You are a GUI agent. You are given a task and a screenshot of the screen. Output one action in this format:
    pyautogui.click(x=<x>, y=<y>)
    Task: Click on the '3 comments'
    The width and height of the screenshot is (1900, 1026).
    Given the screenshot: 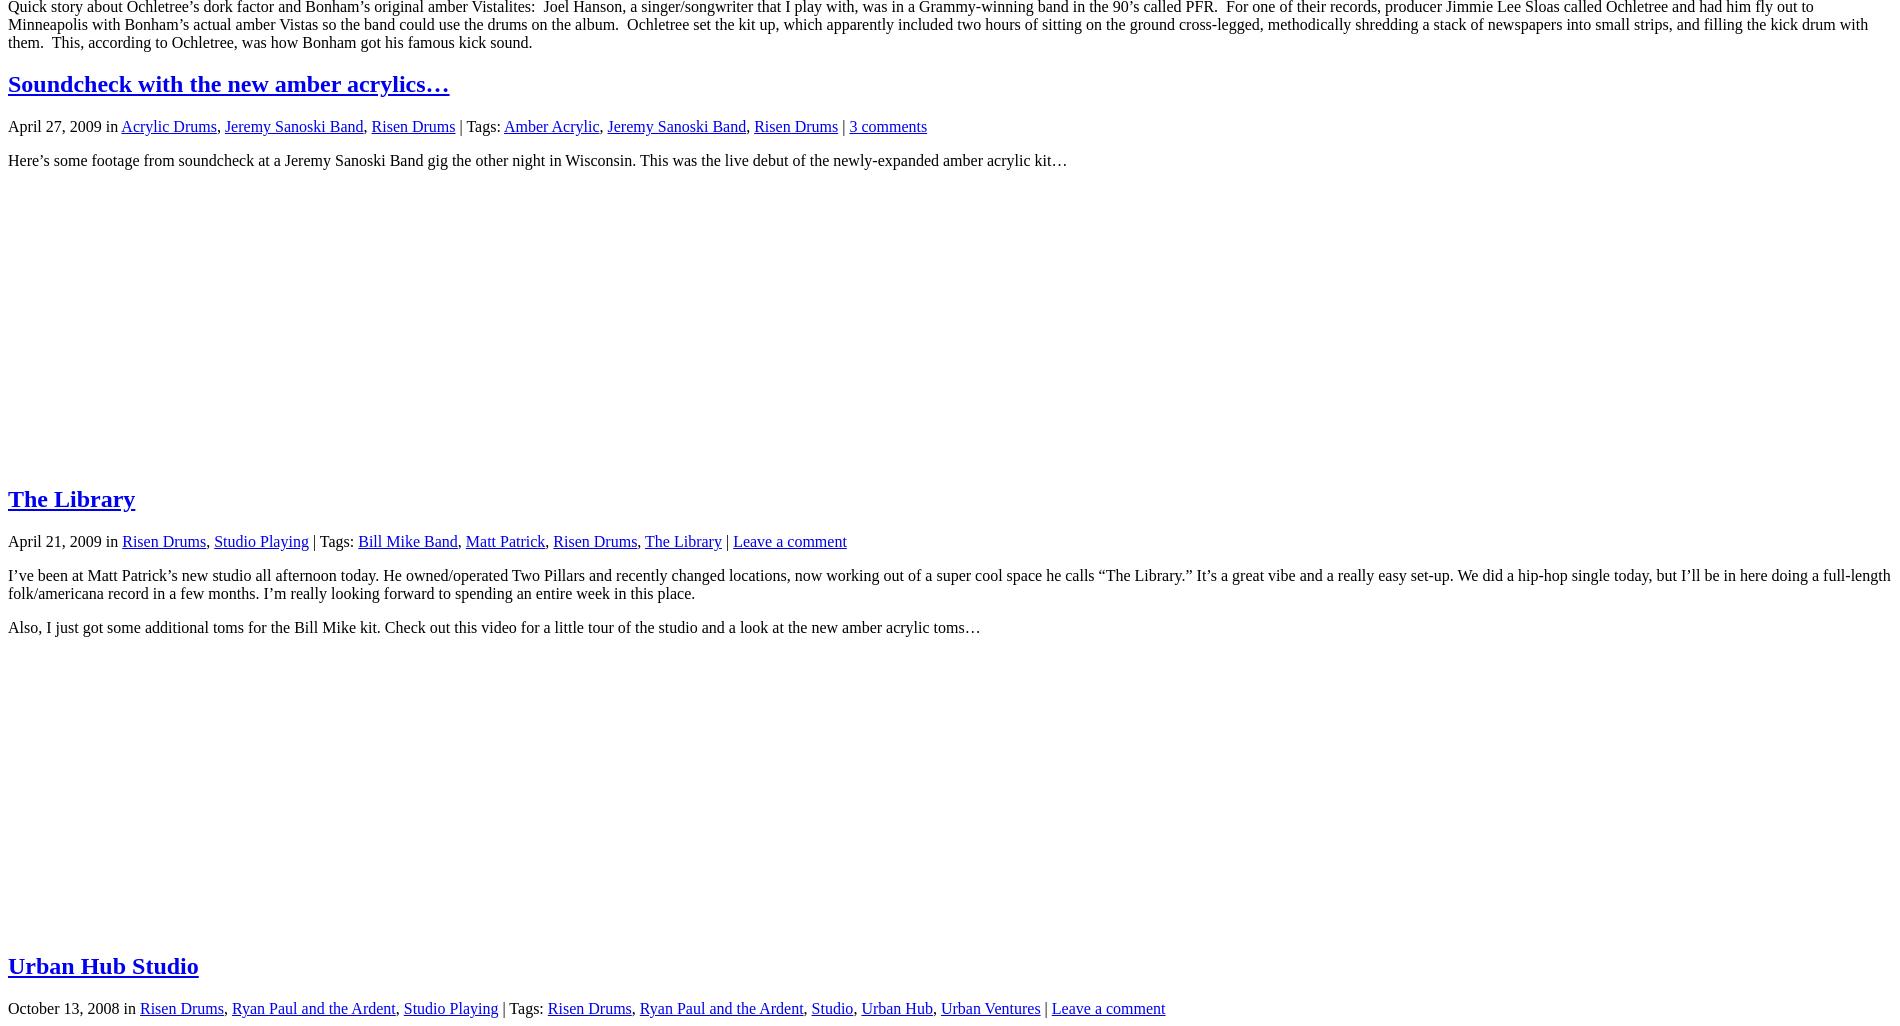 What is the action you would take?
    pyautogui.click(x=887, y=126)
    